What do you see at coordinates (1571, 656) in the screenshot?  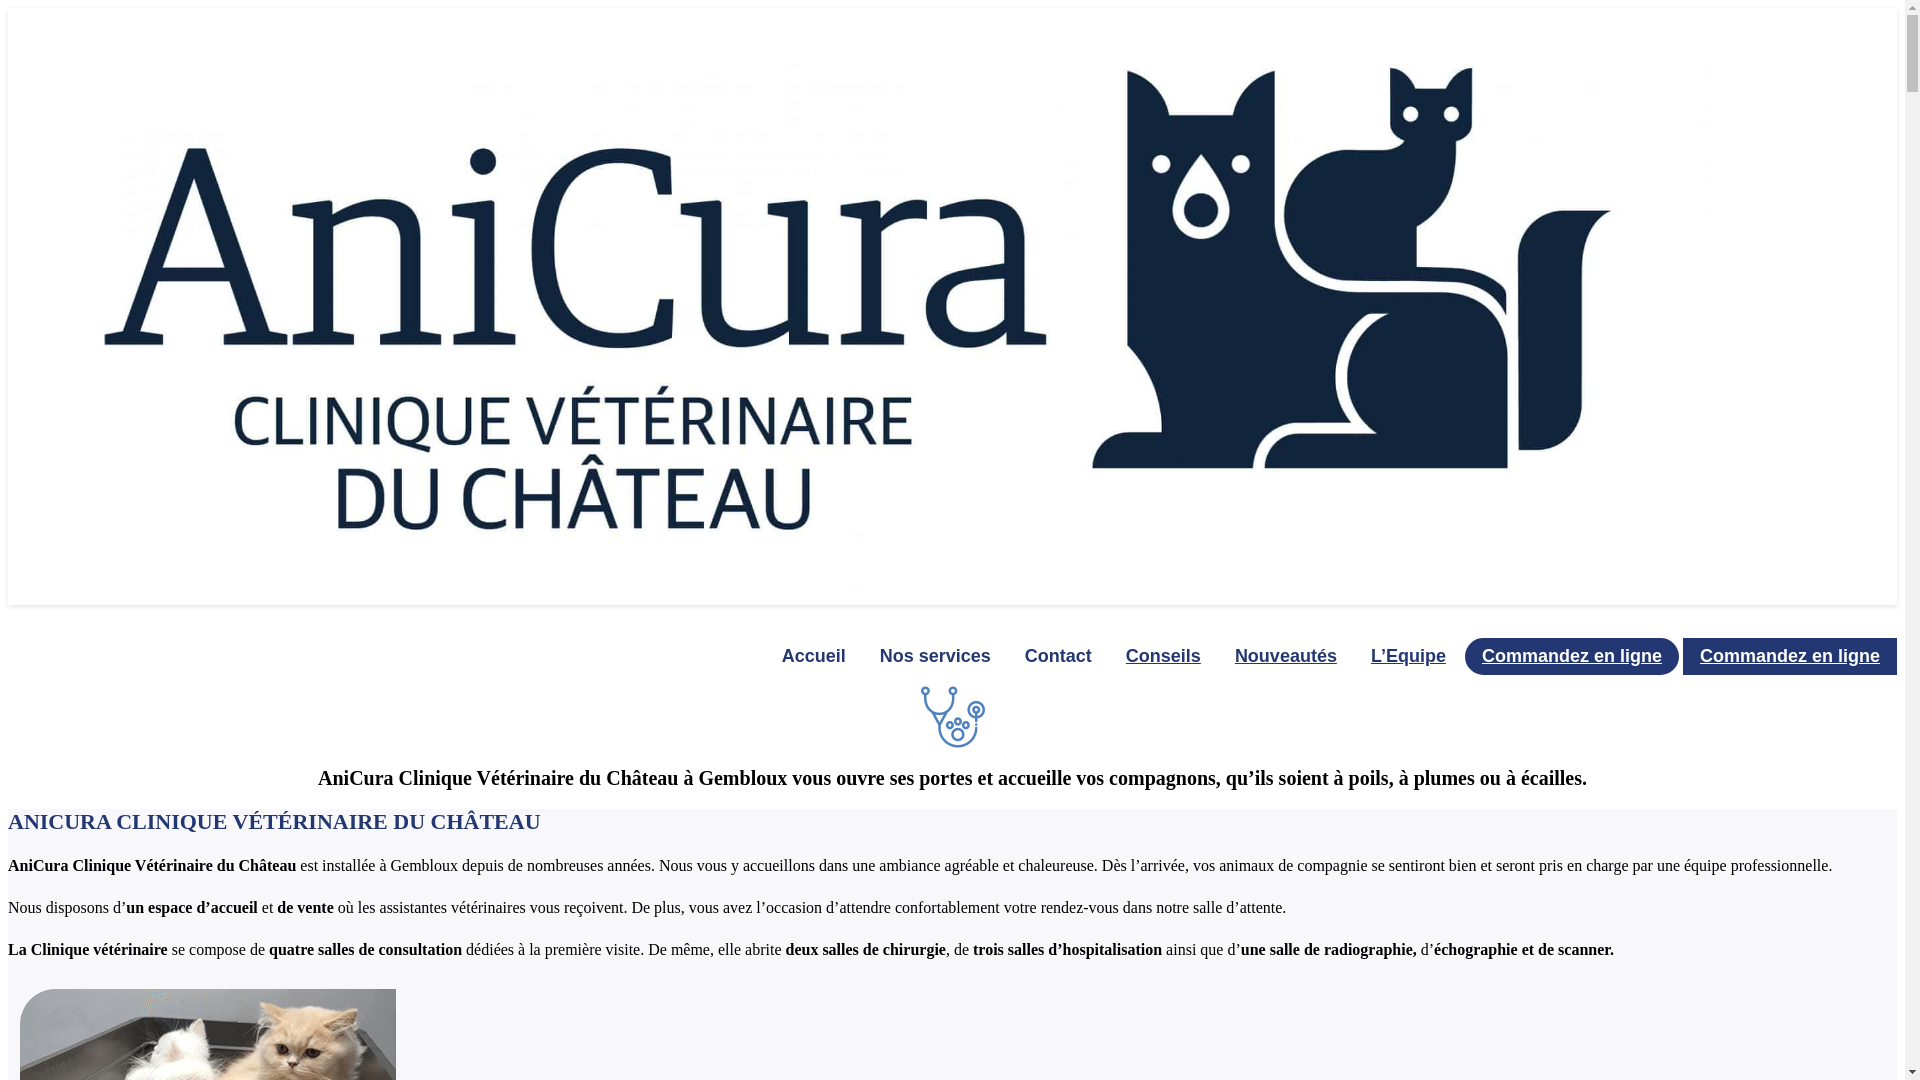 I see `'Commandez en ligne'` at bounding box center [1571, 656].